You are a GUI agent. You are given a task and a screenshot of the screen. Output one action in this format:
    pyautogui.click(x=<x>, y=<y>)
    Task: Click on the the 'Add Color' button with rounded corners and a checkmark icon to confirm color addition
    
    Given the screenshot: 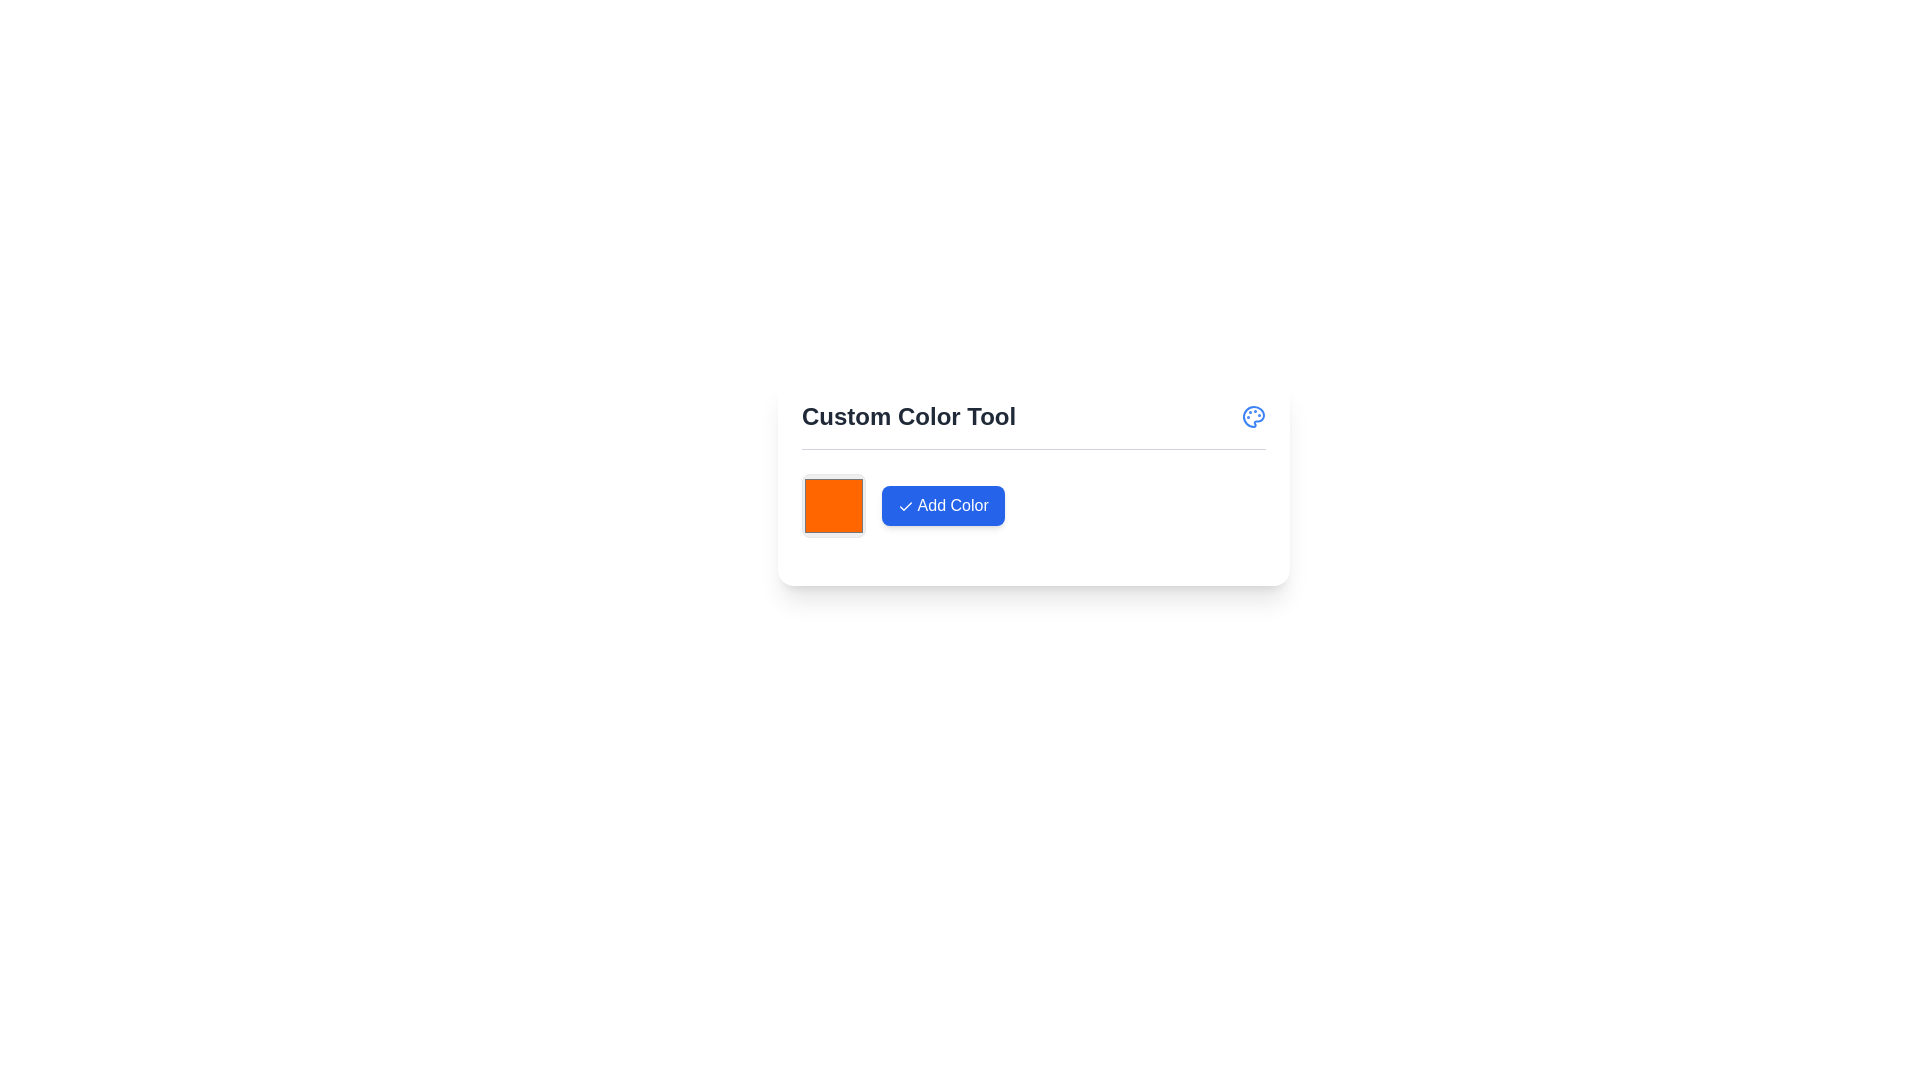 What is the action you would take?
    pyautogui.click(x=941, y=504)
    